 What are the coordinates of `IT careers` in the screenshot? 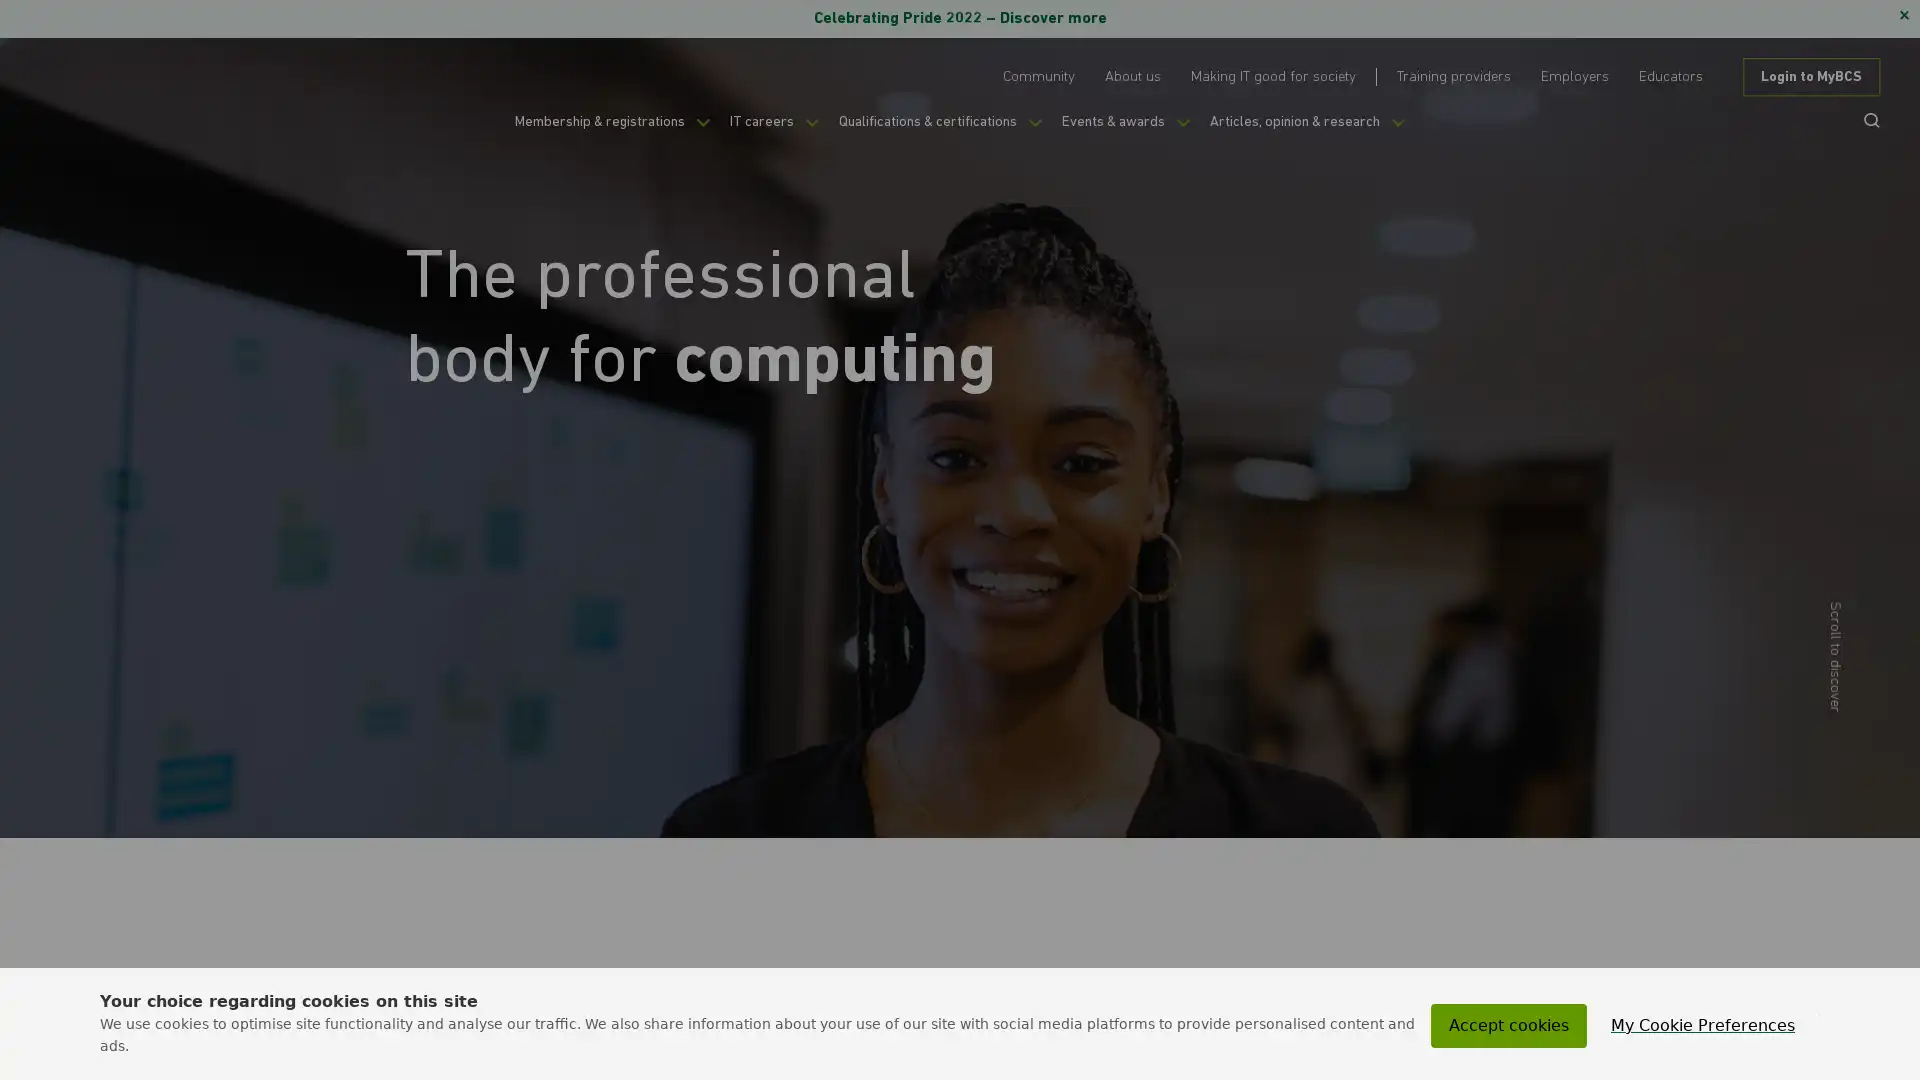 It's located at (756, 132).